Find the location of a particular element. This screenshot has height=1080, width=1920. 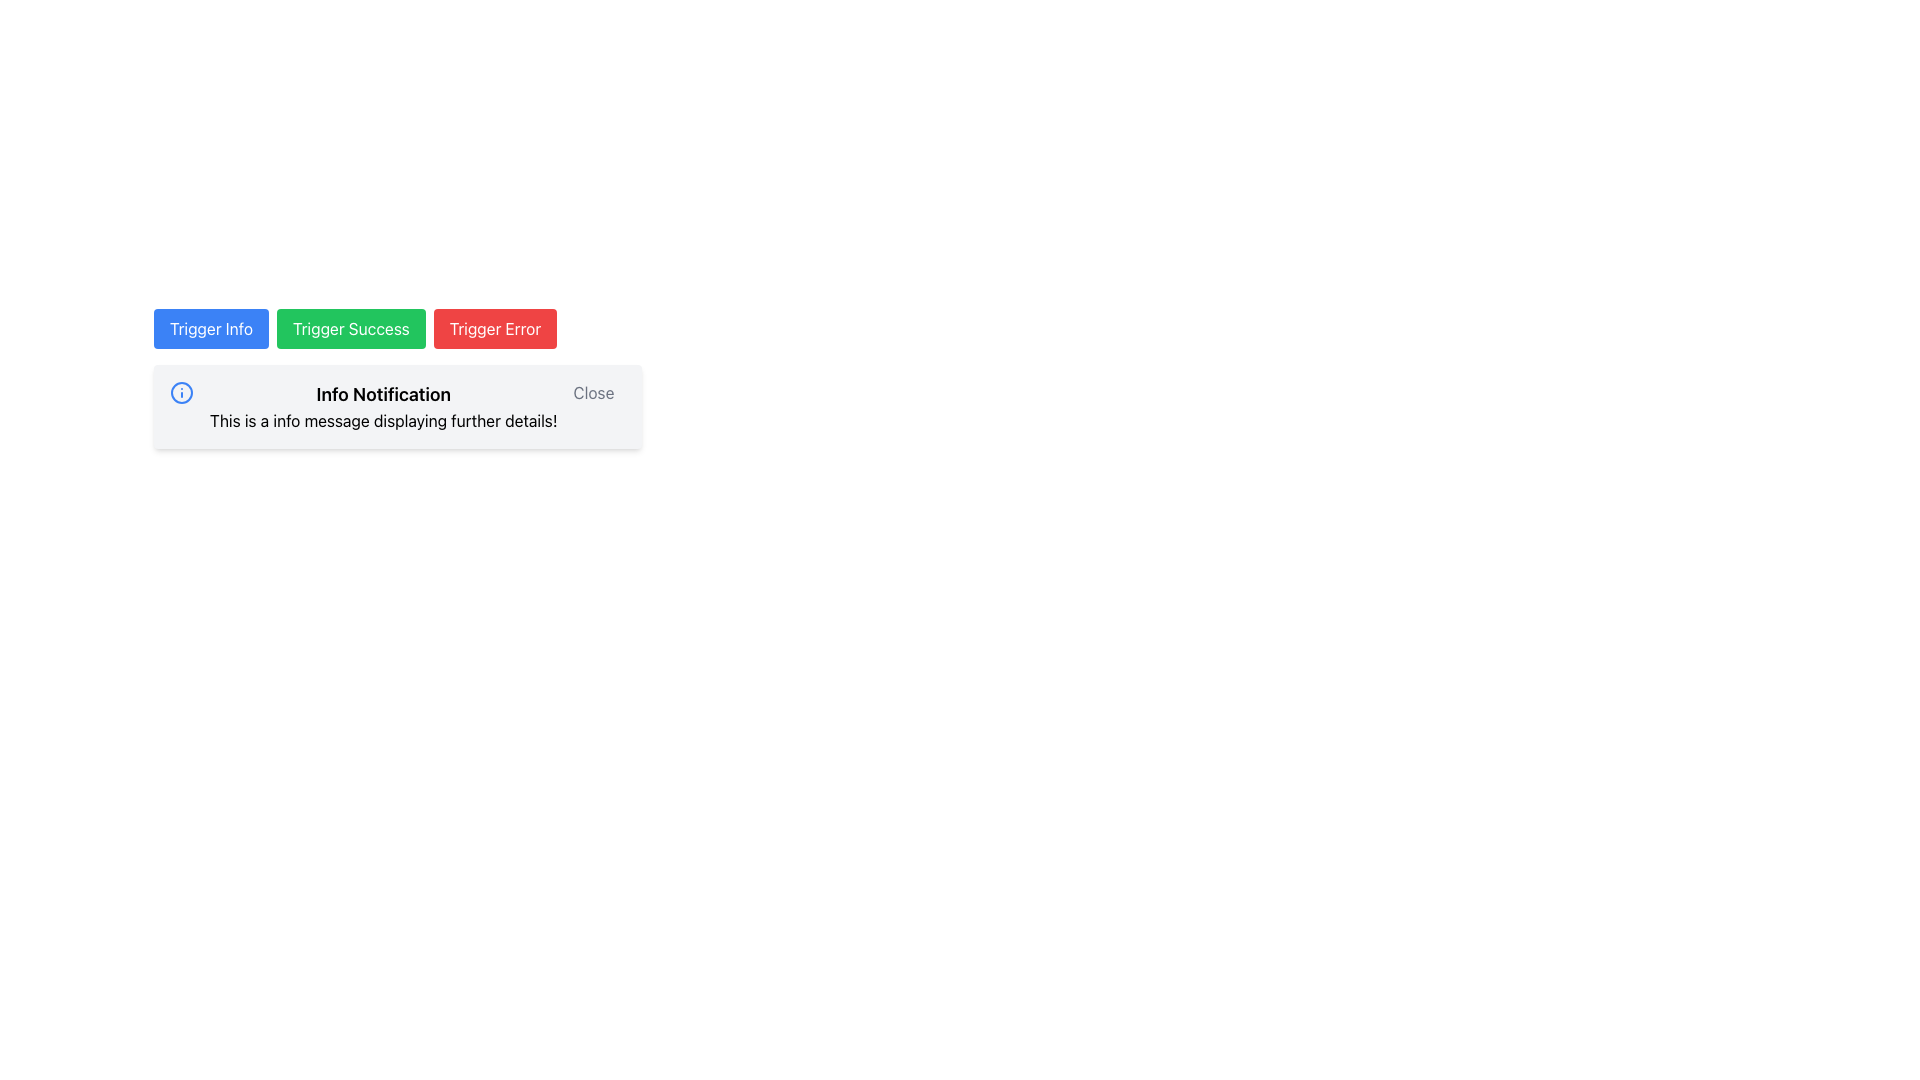

the second button in a horizontal row of three buttons, located between the blue 'Trigger Info' button and the red 'Trigger Error' button is located at coordinates (398, 327).